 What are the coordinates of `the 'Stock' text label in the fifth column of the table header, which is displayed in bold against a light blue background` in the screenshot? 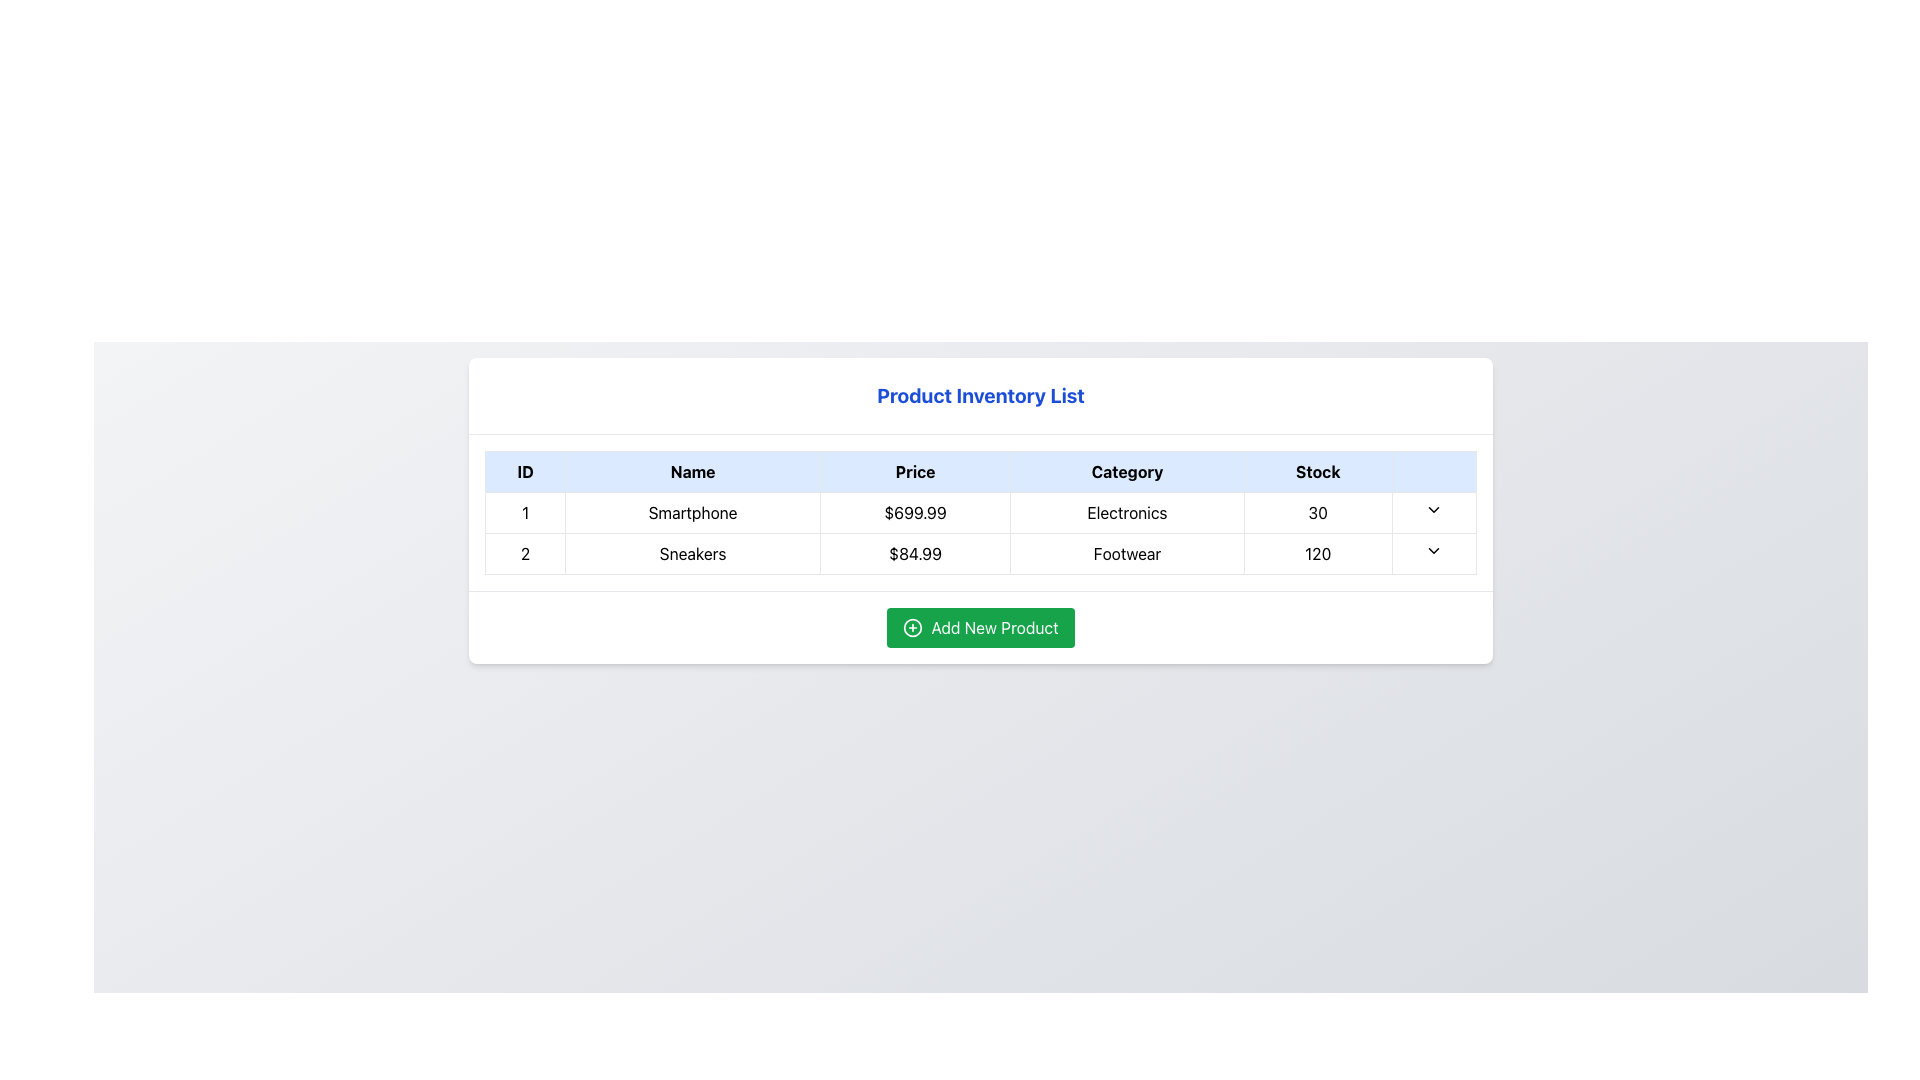 It's located at (1318, 471).